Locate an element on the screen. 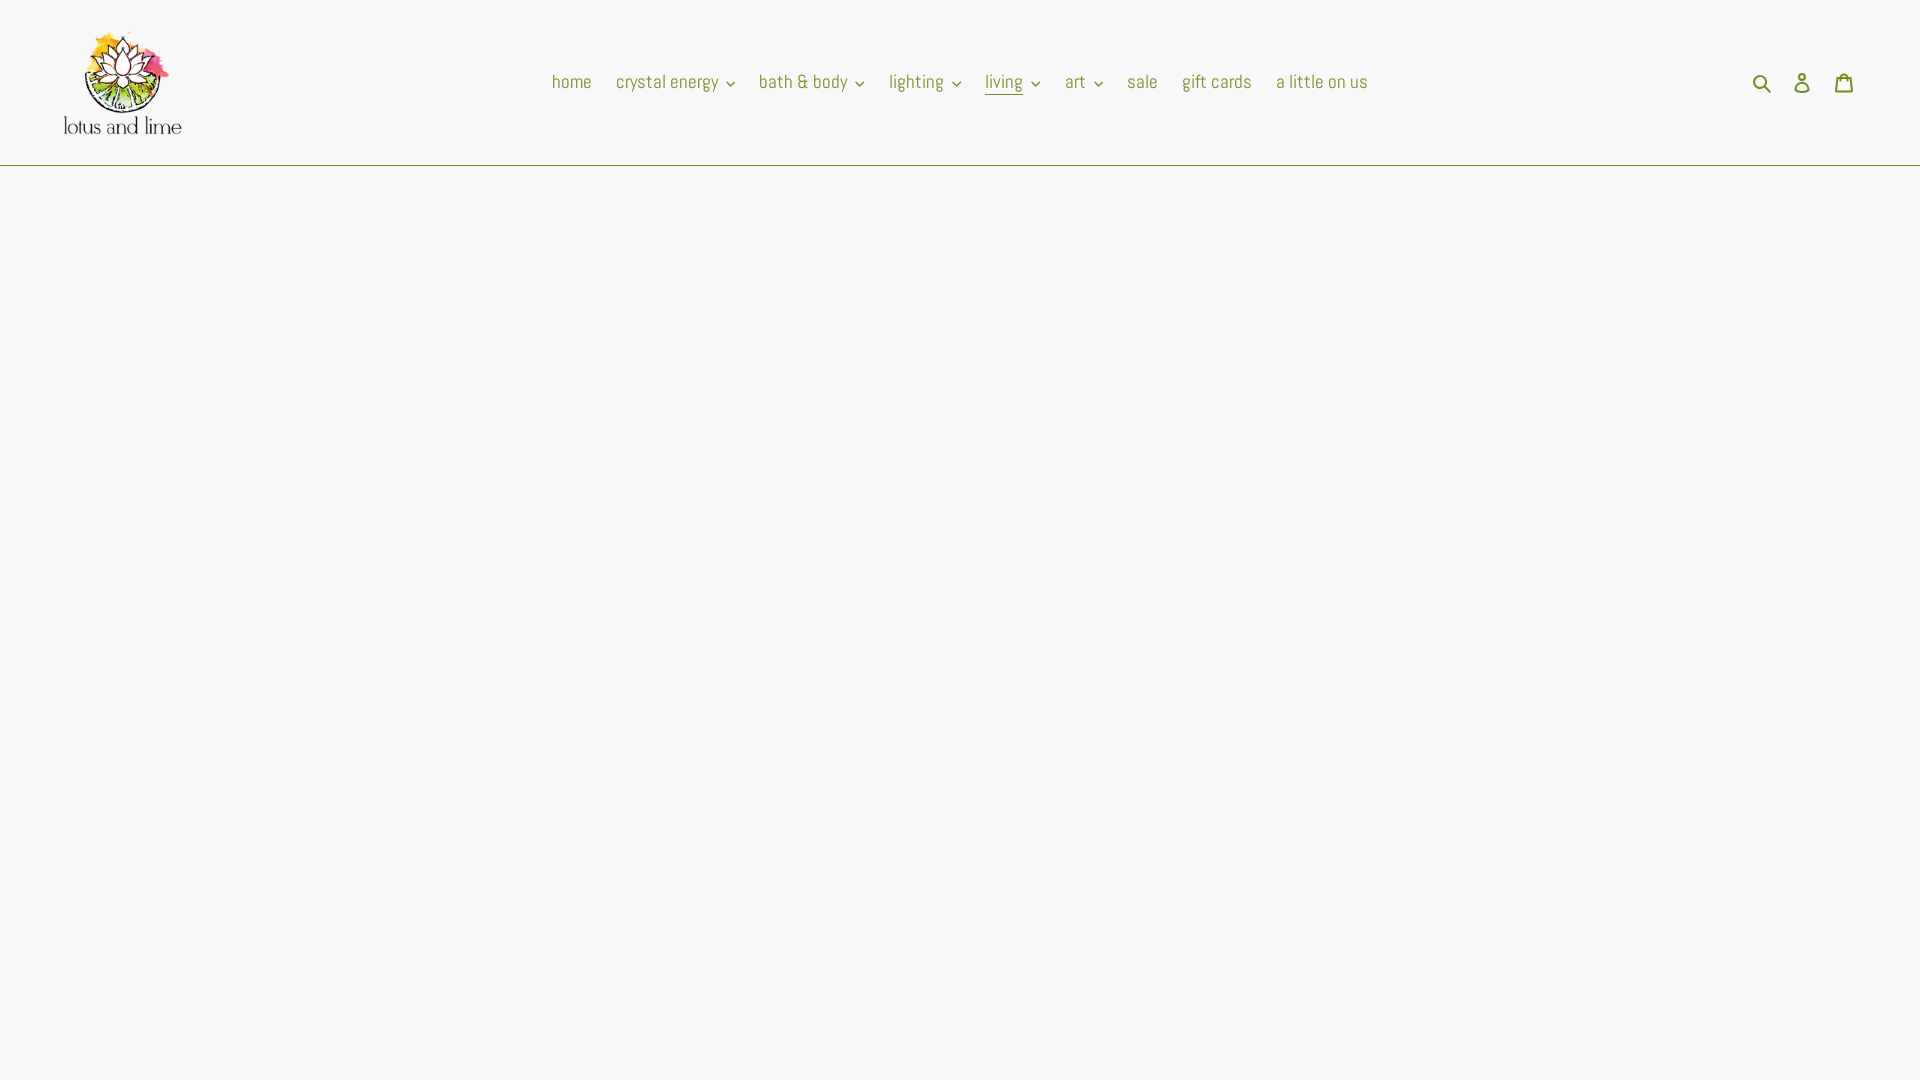 This screenshot has height=1080, width=1920. 'art' is located at coordinates (1083, 81).